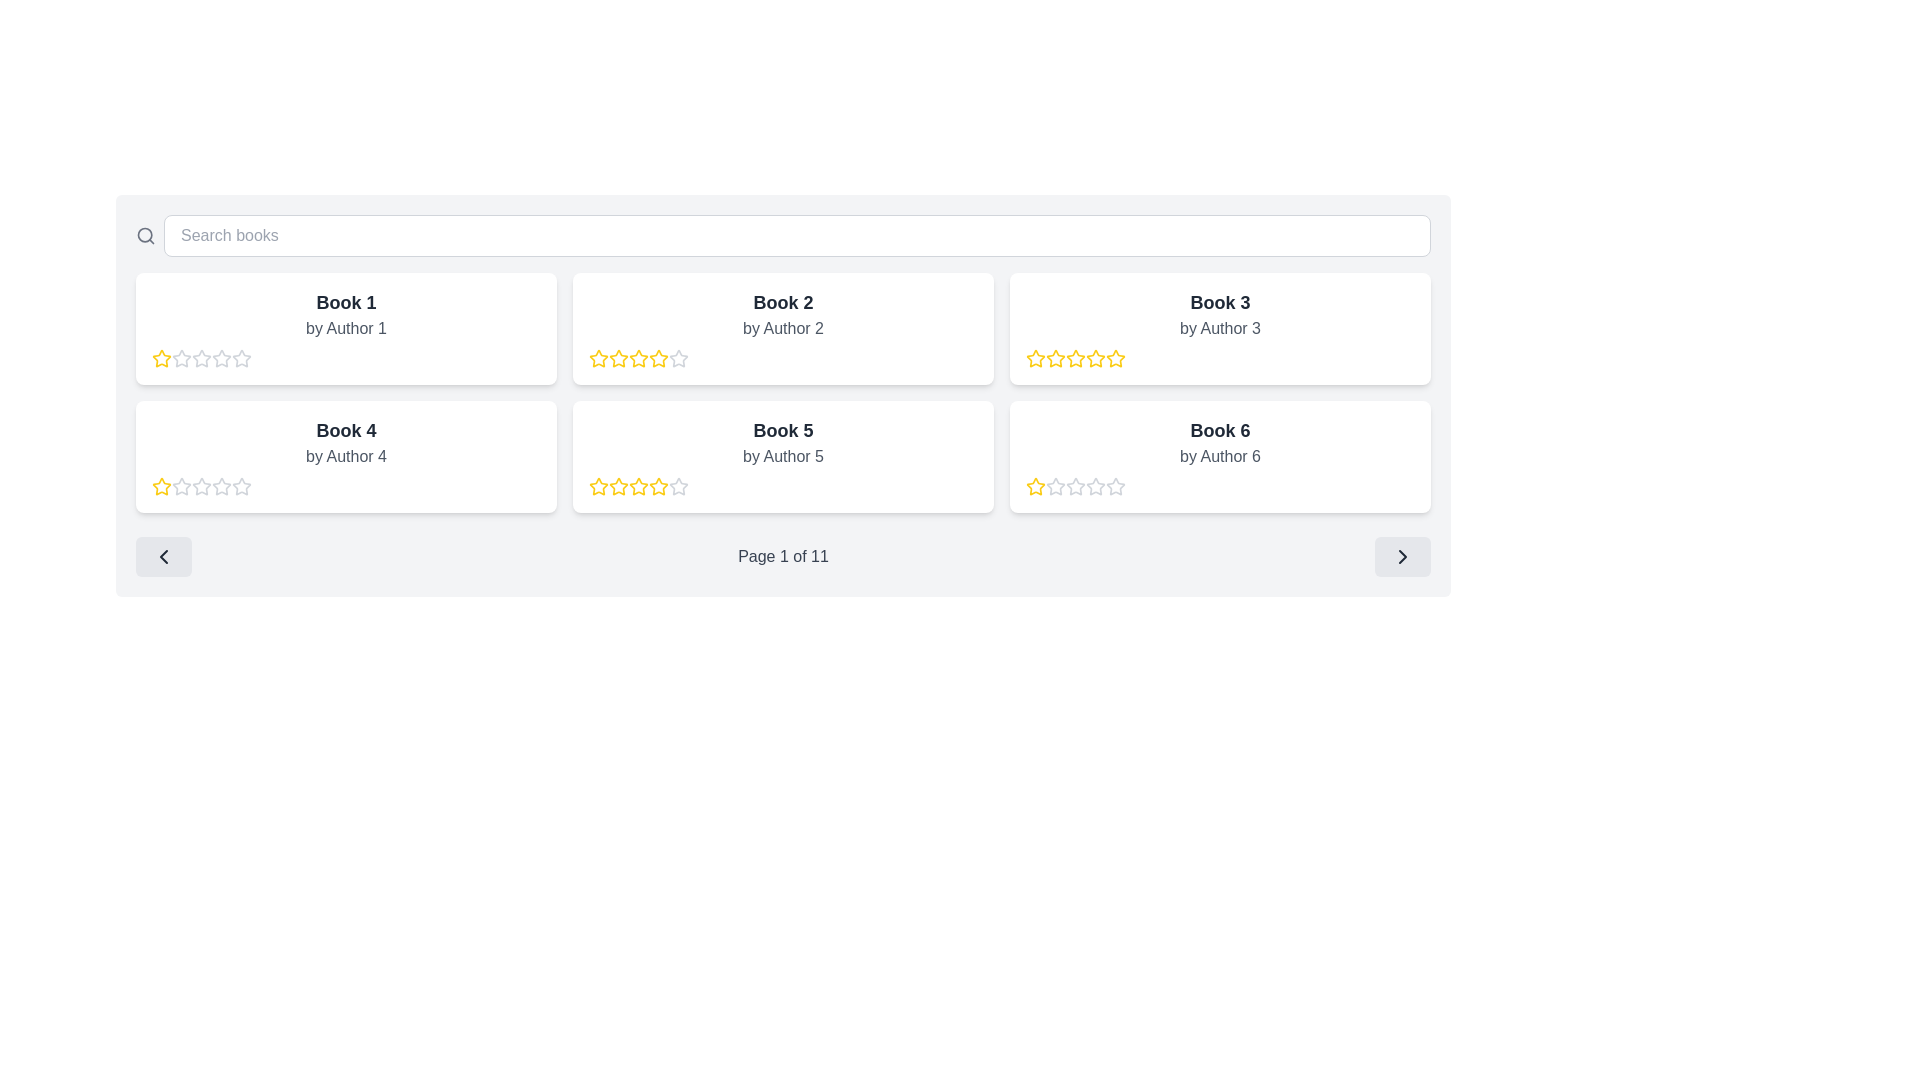 The height and width of the screenshot is (1080, 1920). Describe the element at coordinates (221, 486) in the screenshot. I see `the second star icon in the rating bar for the book titled 'Book 4', which is styled with a gray outline and has a sharp-edged star shape` at that location.